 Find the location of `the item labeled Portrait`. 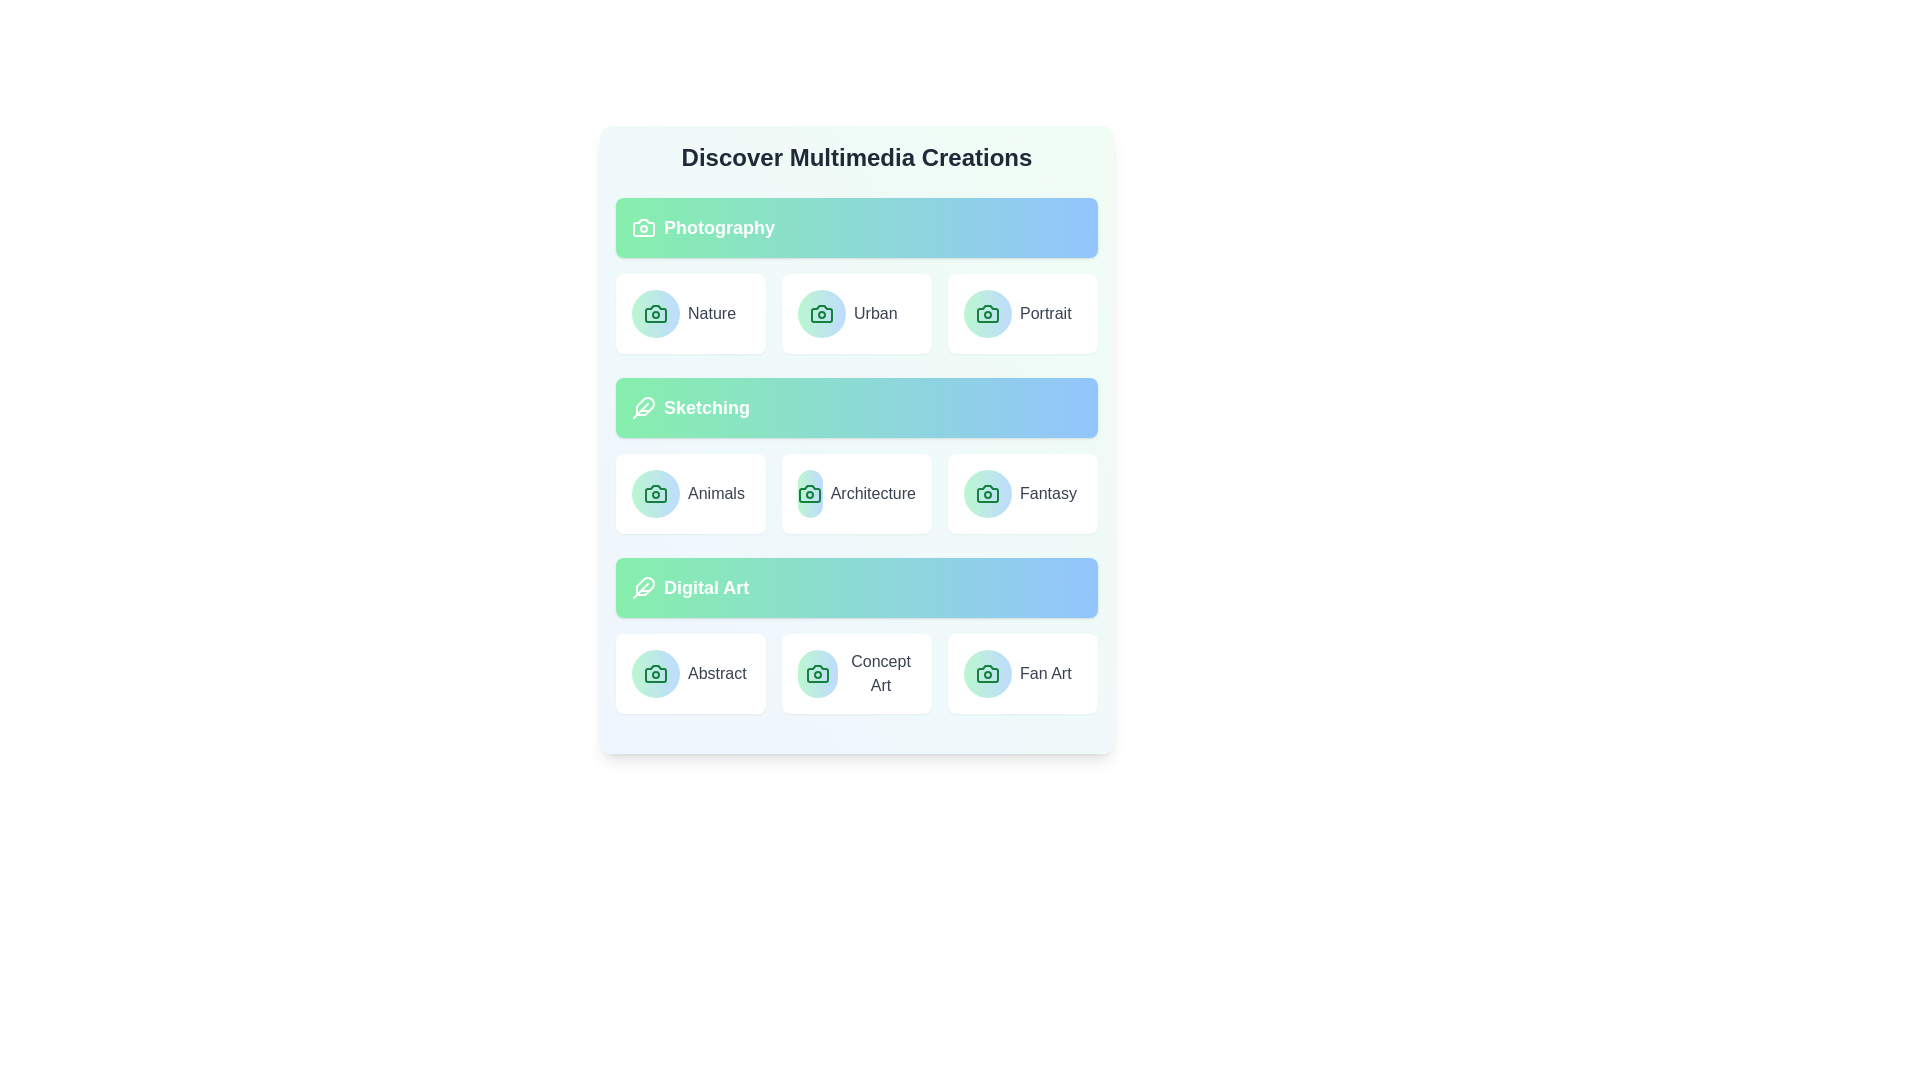

the item labeled Portrait is located at coordinates (1022, 313).